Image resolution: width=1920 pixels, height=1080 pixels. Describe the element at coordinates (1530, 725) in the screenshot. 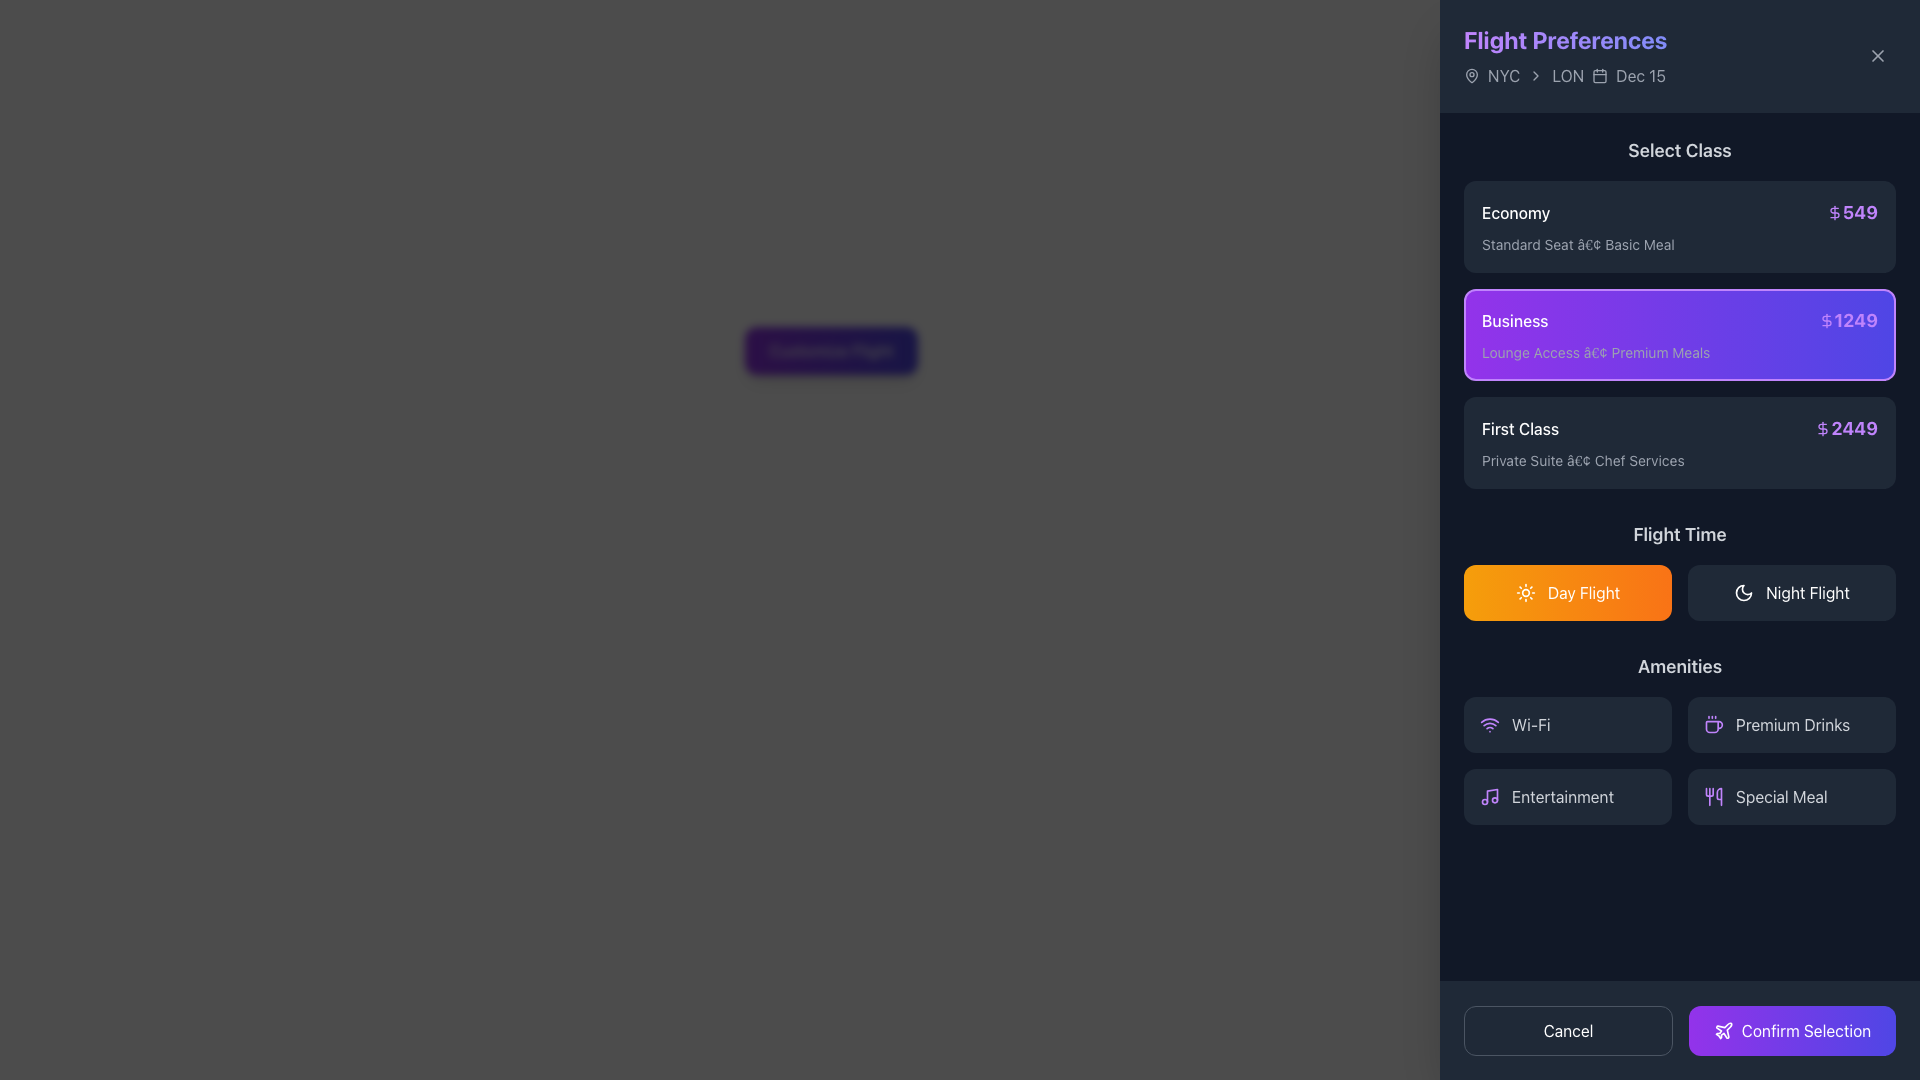

I see `the Text label that indicates Wi-Fi-related amenities, located in the 'Amenities' section as the first row item` at that location.